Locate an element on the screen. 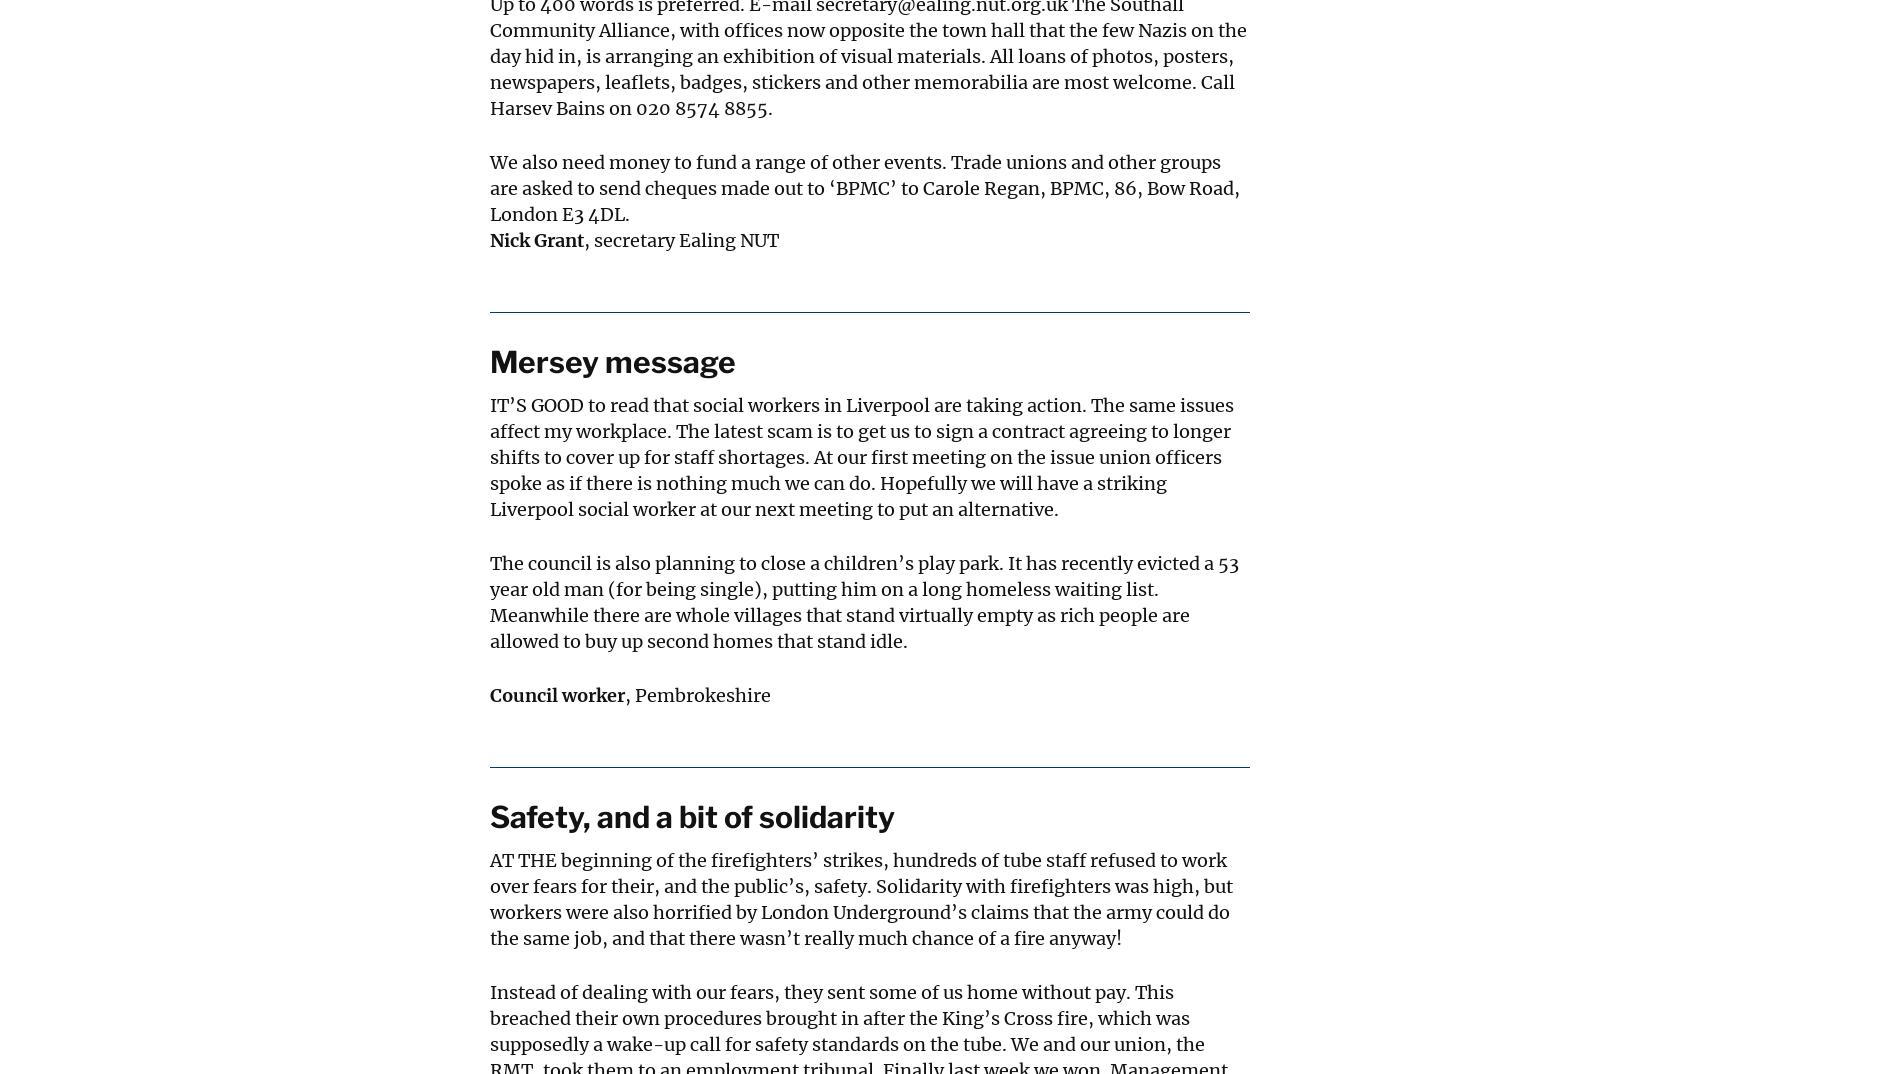 This screenshot has width=1900, height=1074. 'We also need money to fund a range of other events. Trade unions and other groups are asked to send cheques made out to ‘BPMC’ to Carole Regan, BPMC, 86, Bow Road, London E3 4DL.' is located at coordinates (490, 188).